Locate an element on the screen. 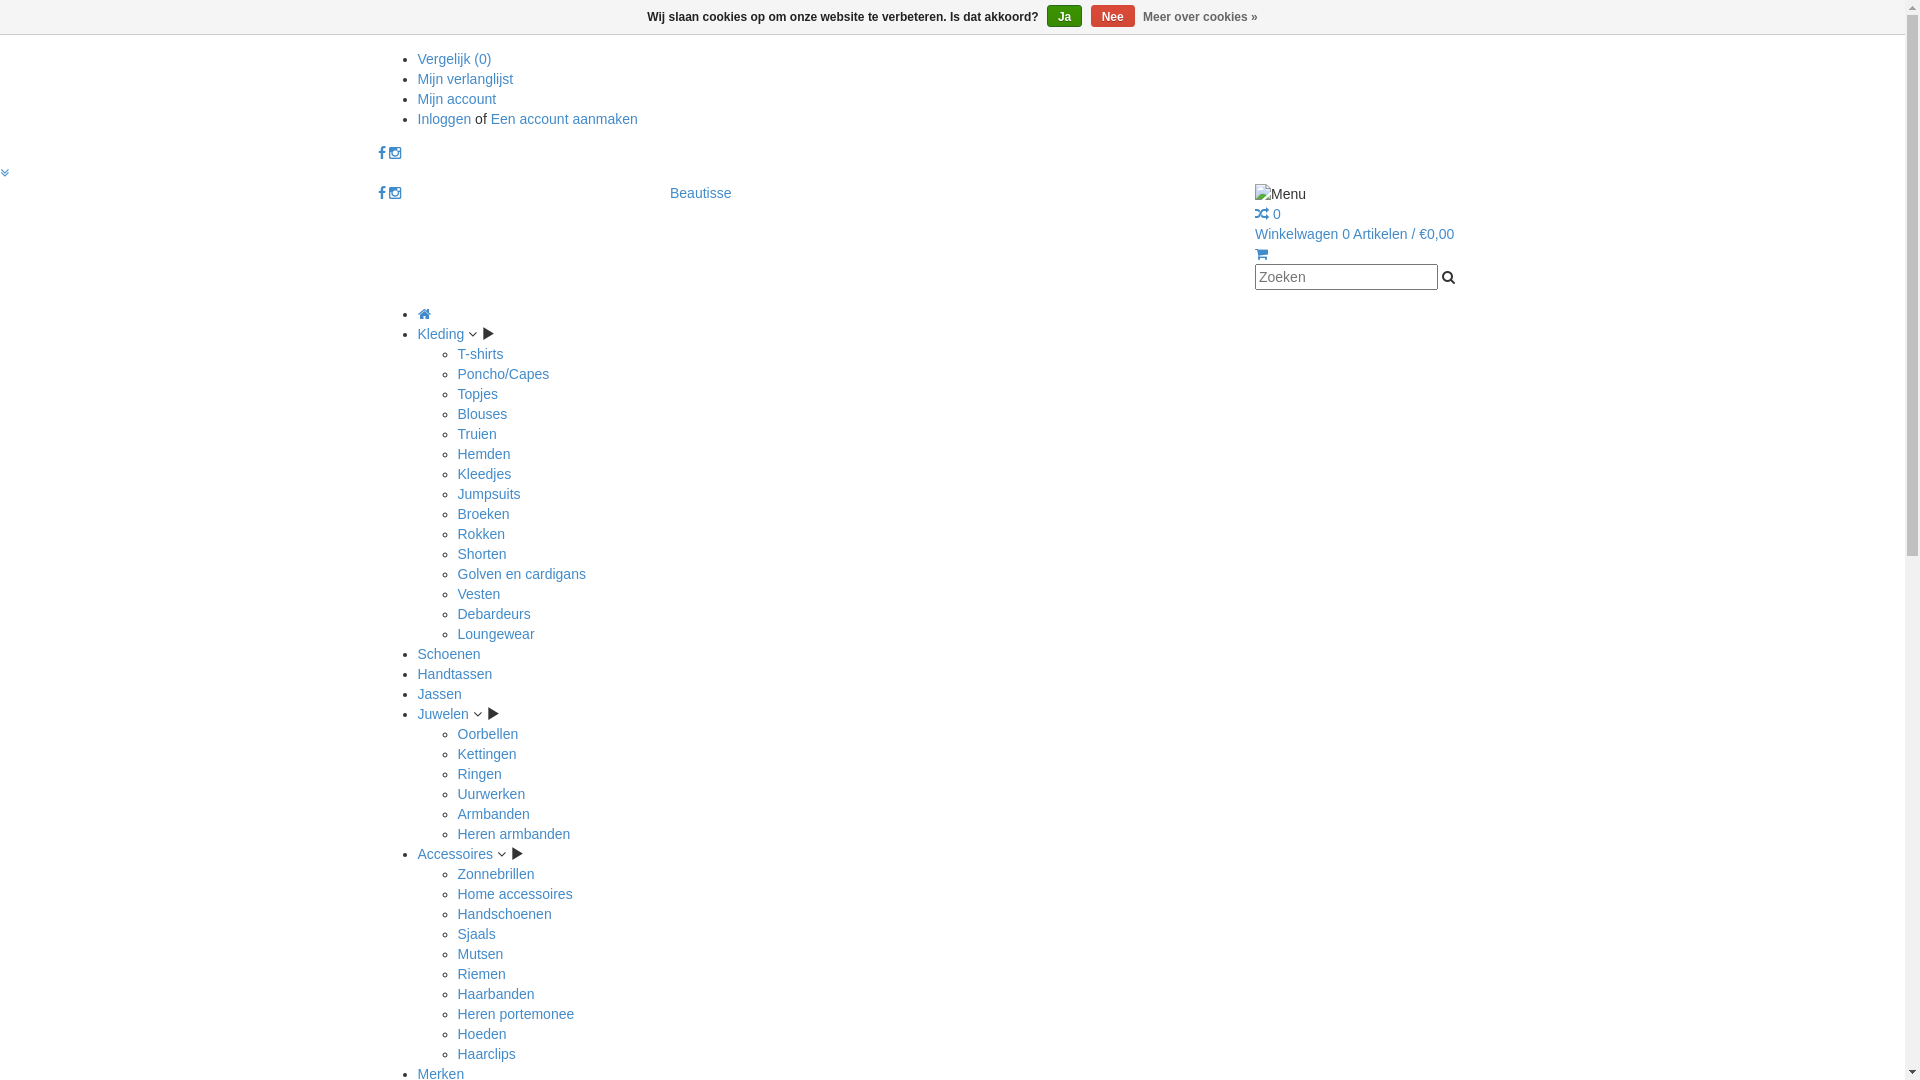 This screenshot has width=1920, height=1080. 'Home' is located at coordinates (423, 313).